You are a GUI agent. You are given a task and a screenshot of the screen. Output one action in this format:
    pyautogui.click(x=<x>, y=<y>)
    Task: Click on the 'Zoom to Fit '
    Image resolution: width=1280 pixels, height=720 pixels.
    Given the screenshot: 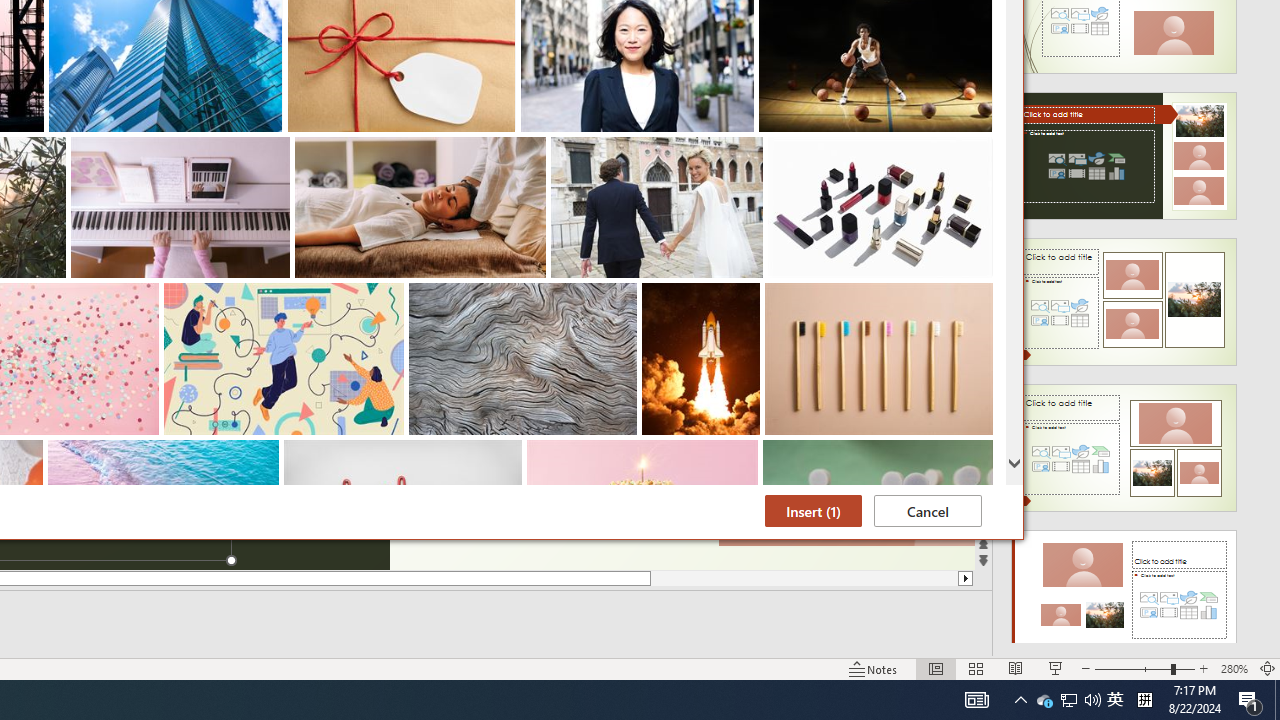 What is the action you would take?
    pyautogui.click(x=1276, y=698)
    